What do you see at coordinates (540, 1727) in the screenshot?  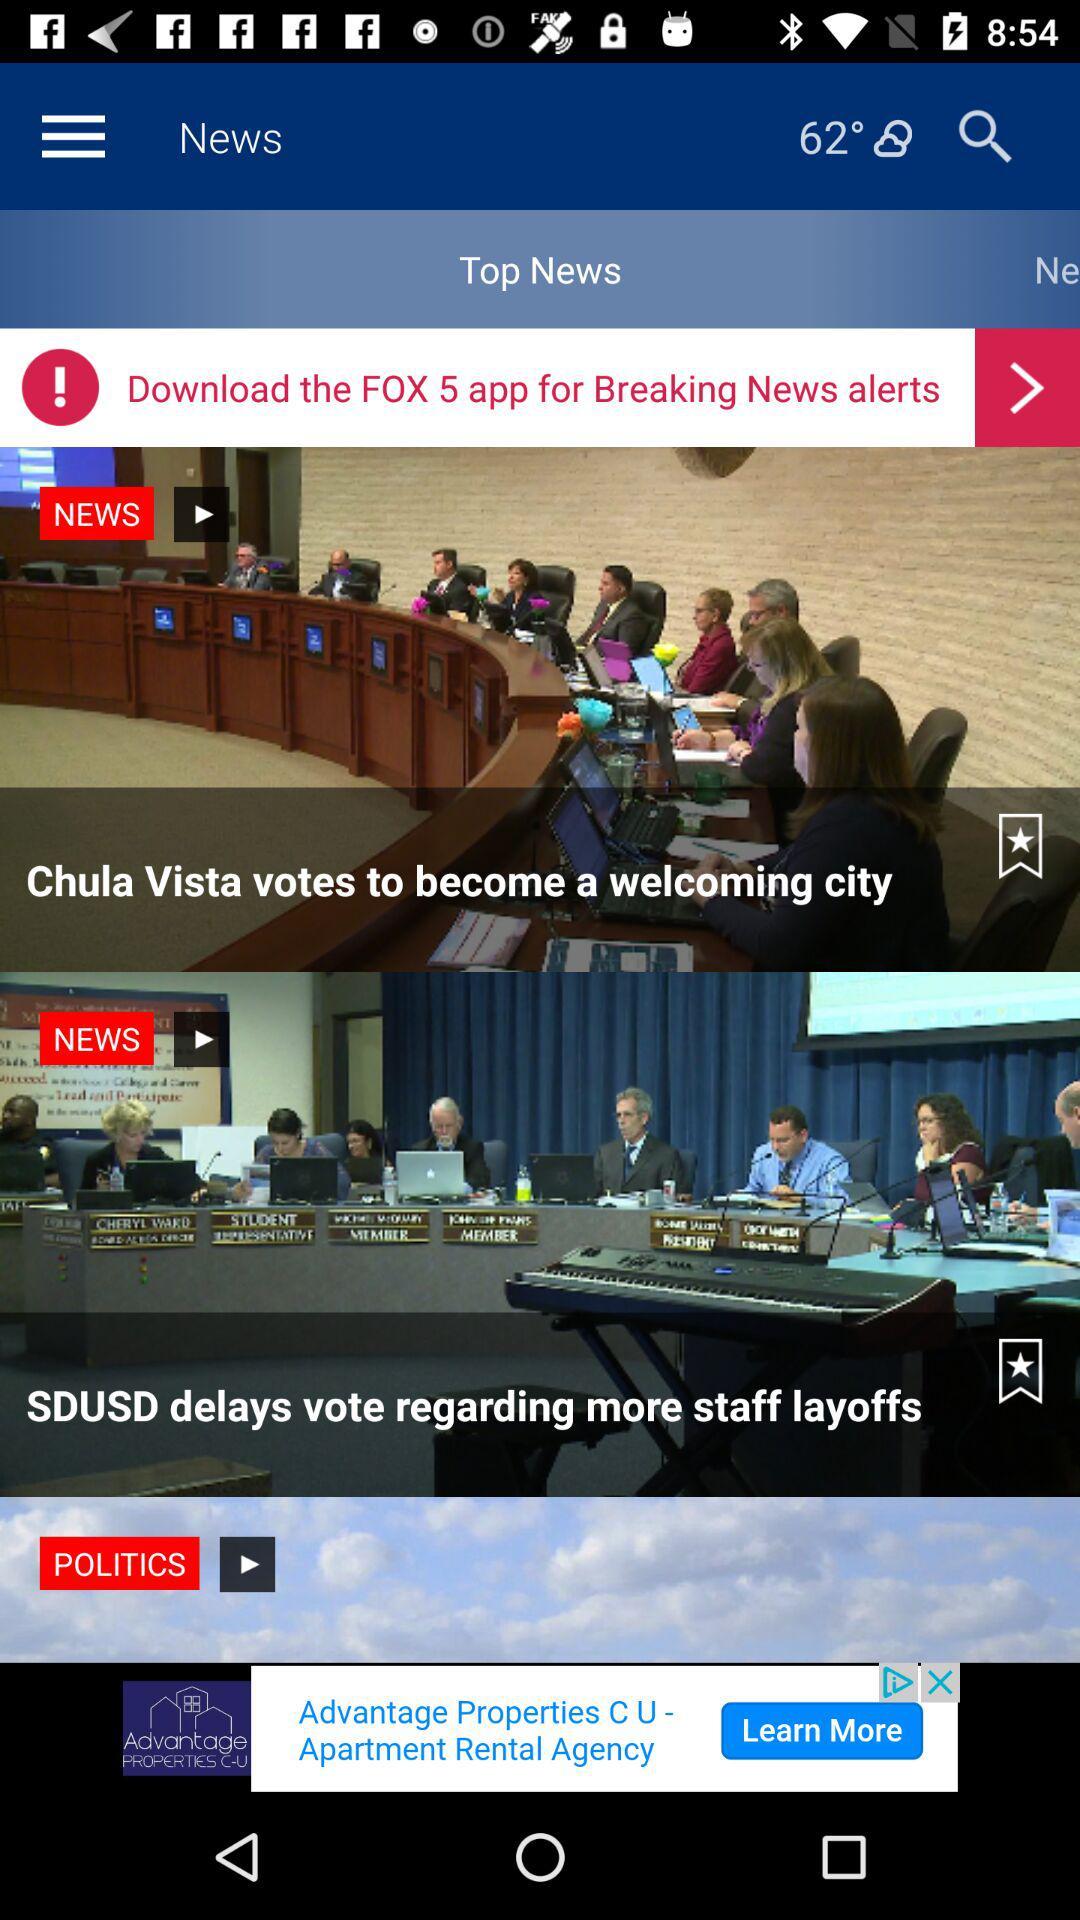 I see `search about add` at bounding box center [540, 1727].